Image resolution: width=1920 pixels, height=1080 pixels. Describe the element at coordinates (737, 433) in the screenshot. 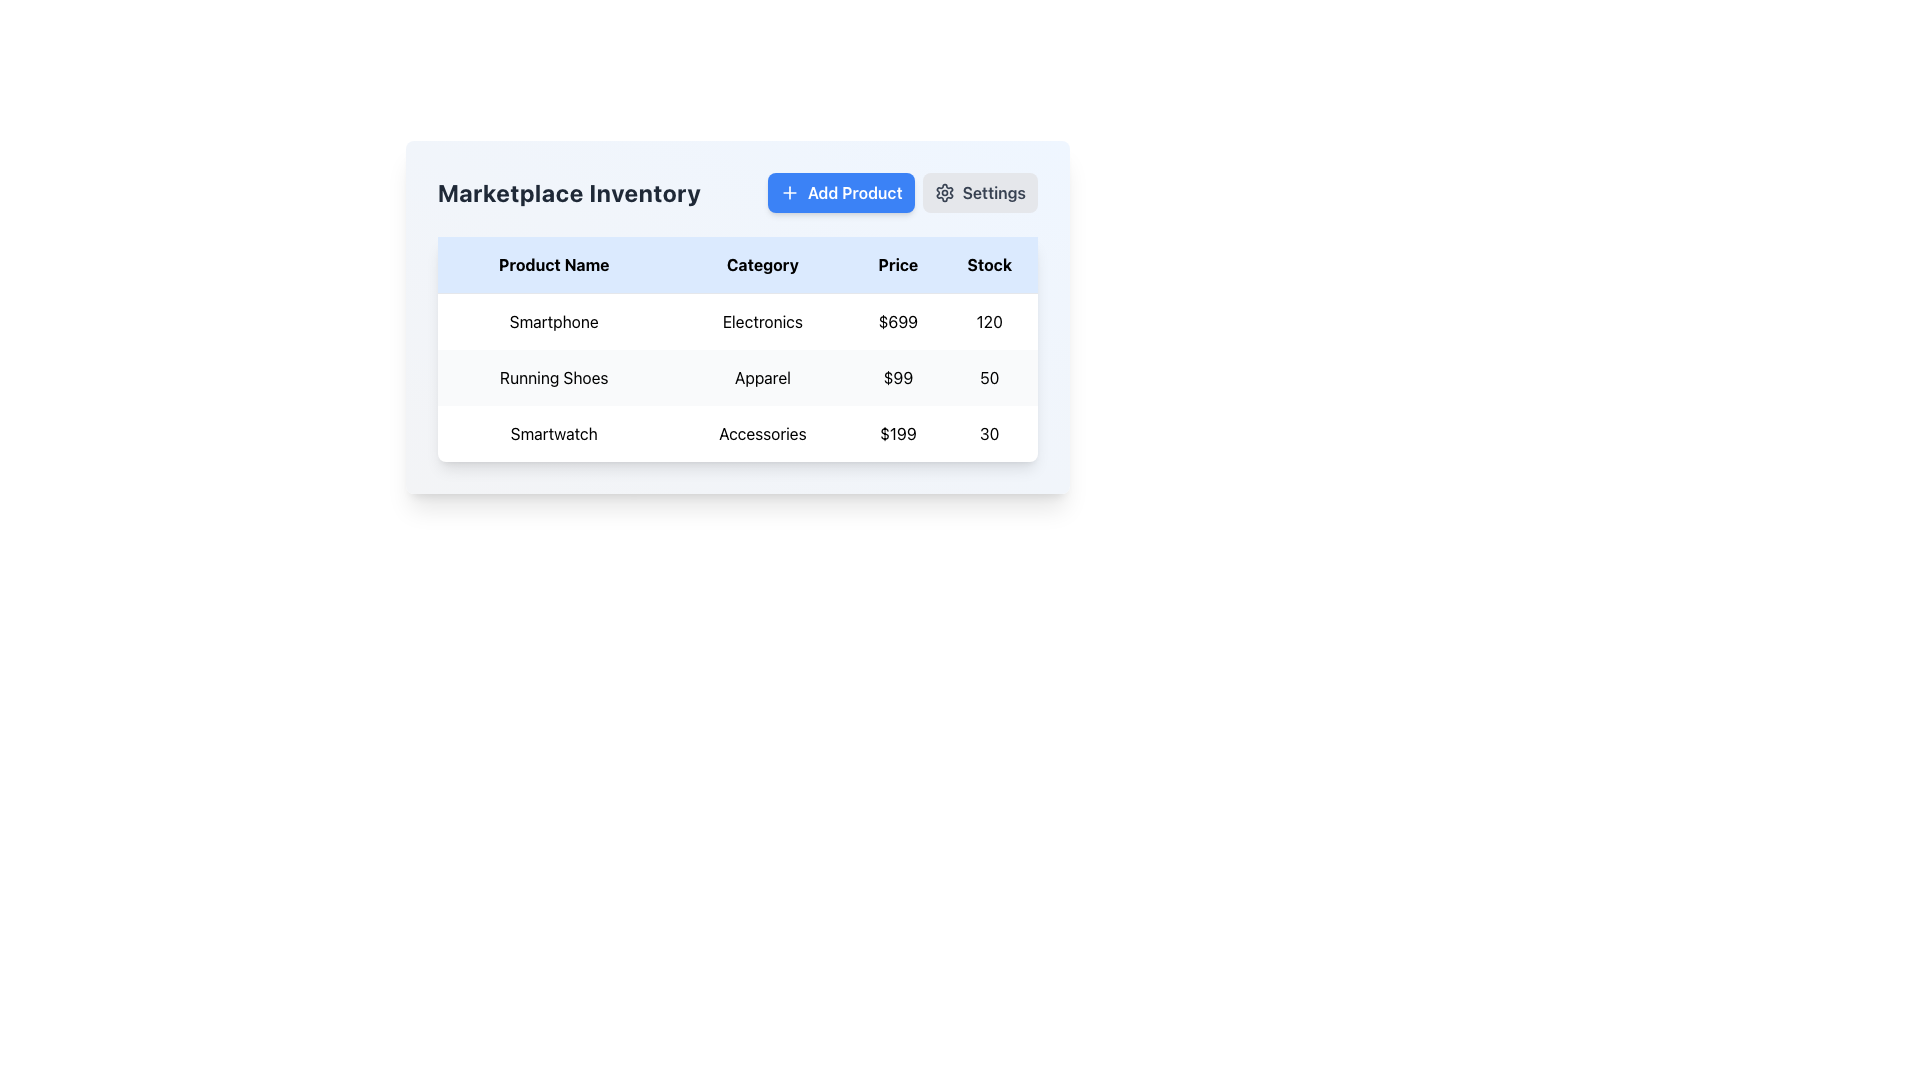

I see `the third row of the table displaying items, which contains the segments 'Smartwatch', 'Accessories', '$199', and '30', if interactivity is enabled` at that location.